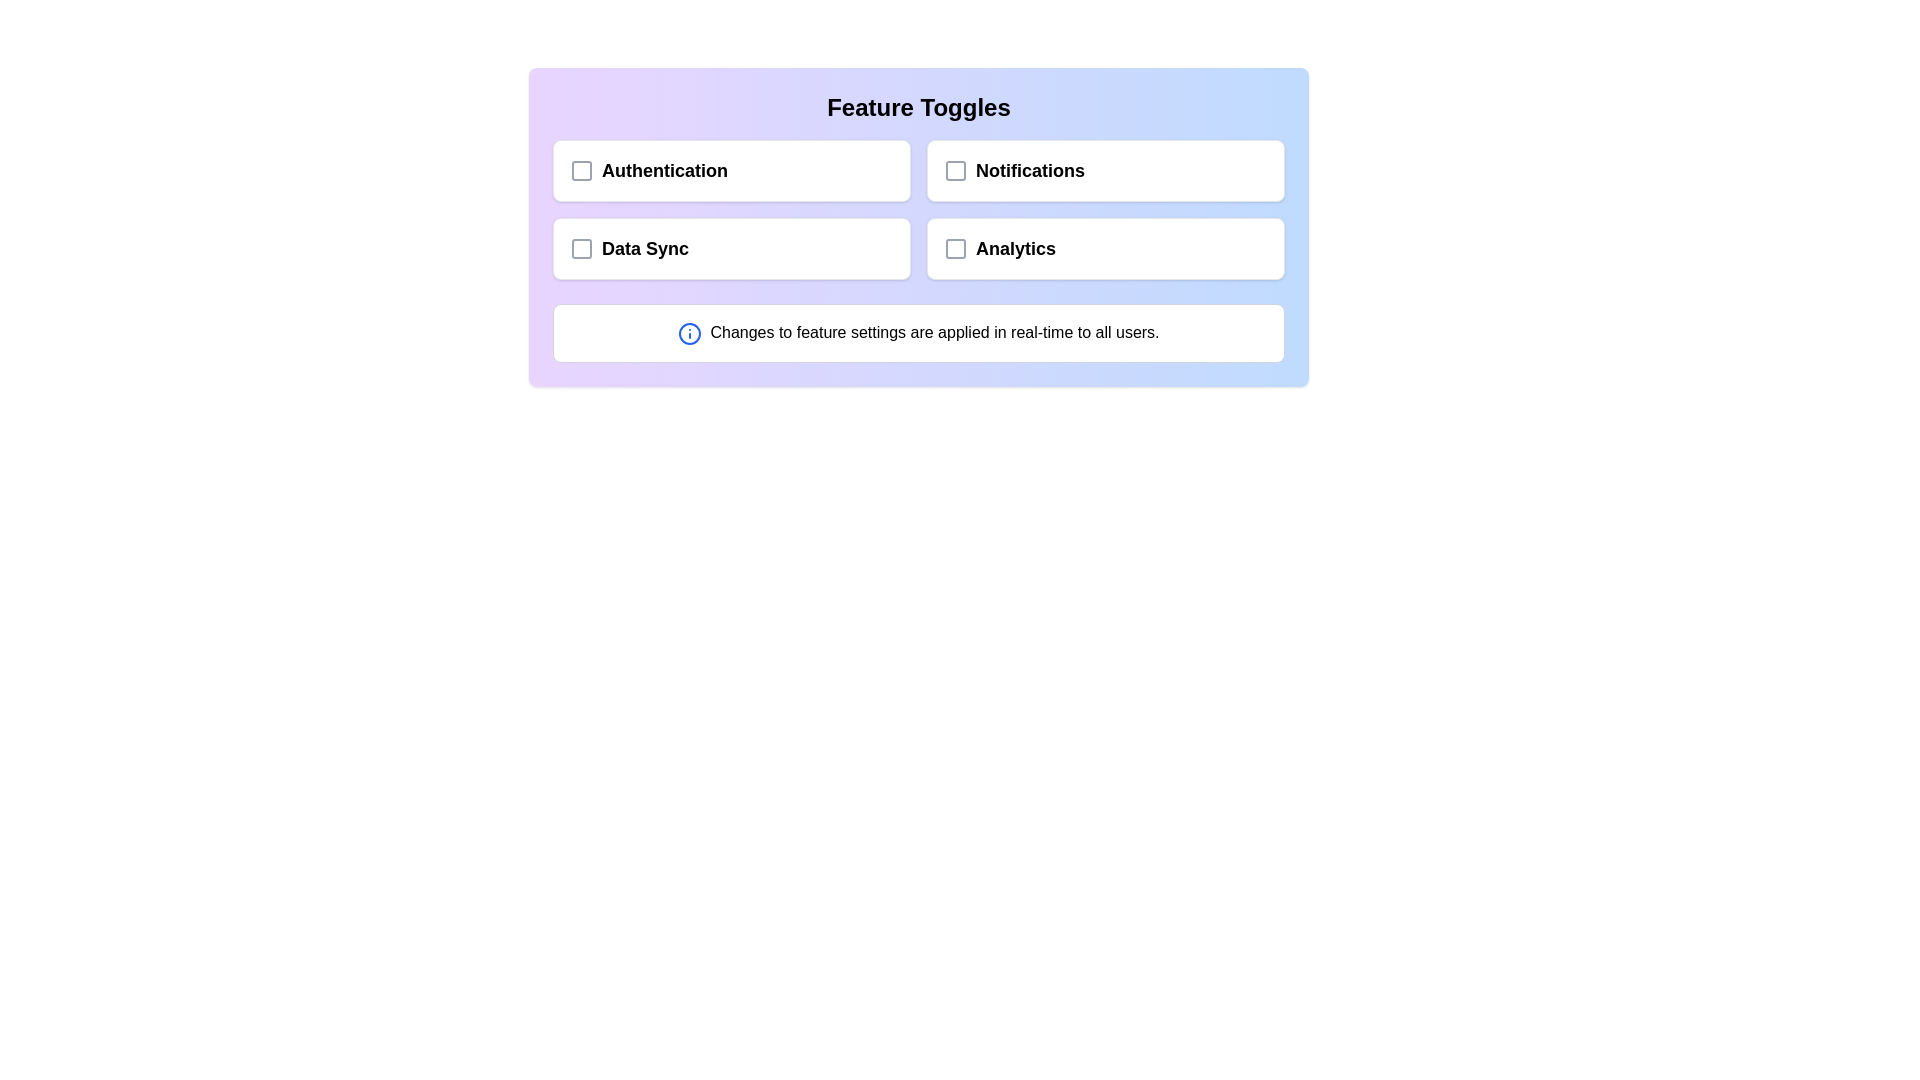 The width and height of the screenshot is (1920, 1080). Describe the element at coordinates (580, 169) in the screenshot. I see `the SVG rectangle with rounded corners next to the 'Authentication' label` at that location.